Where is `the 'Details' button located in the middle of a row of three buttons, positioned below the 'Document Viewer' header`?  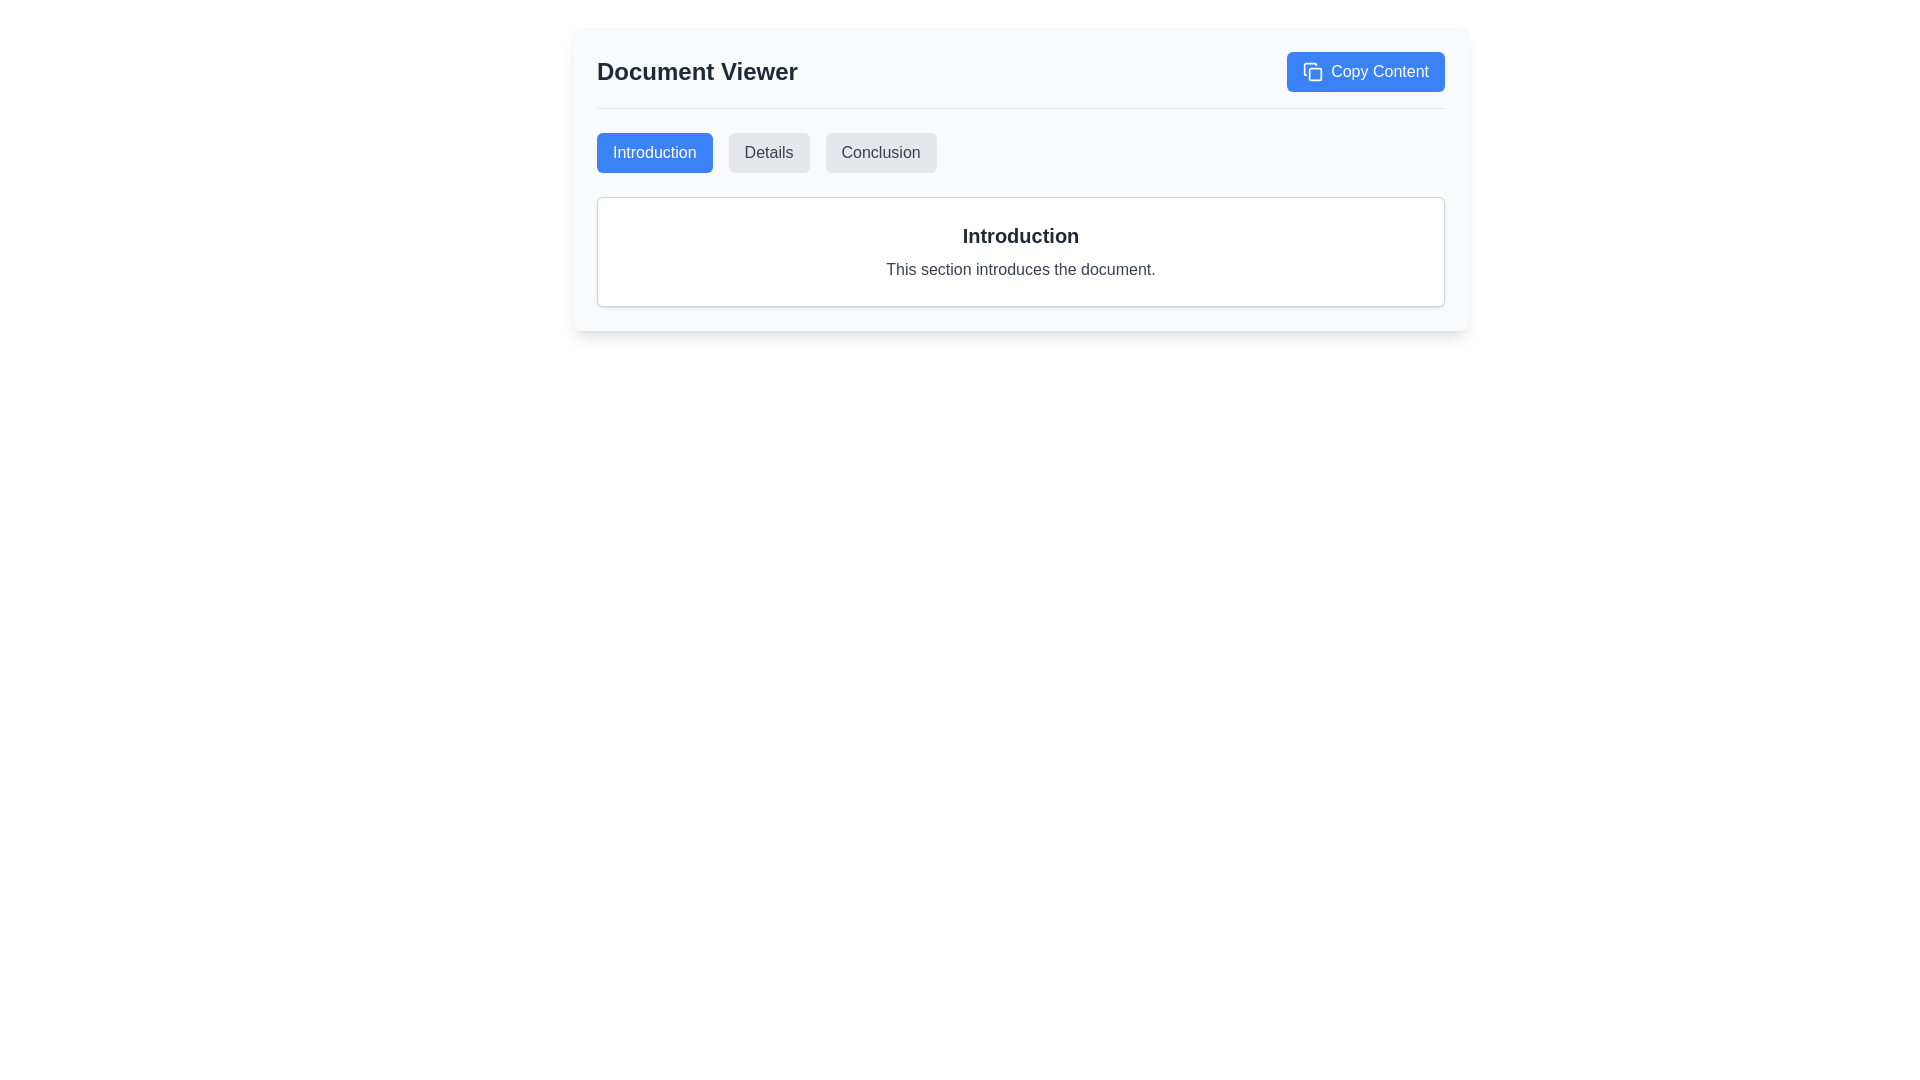 the 'Details' button located in the middle of a row of three buttons, positioned below the 'Document Viewer' header is located at coordinates (768, 152).